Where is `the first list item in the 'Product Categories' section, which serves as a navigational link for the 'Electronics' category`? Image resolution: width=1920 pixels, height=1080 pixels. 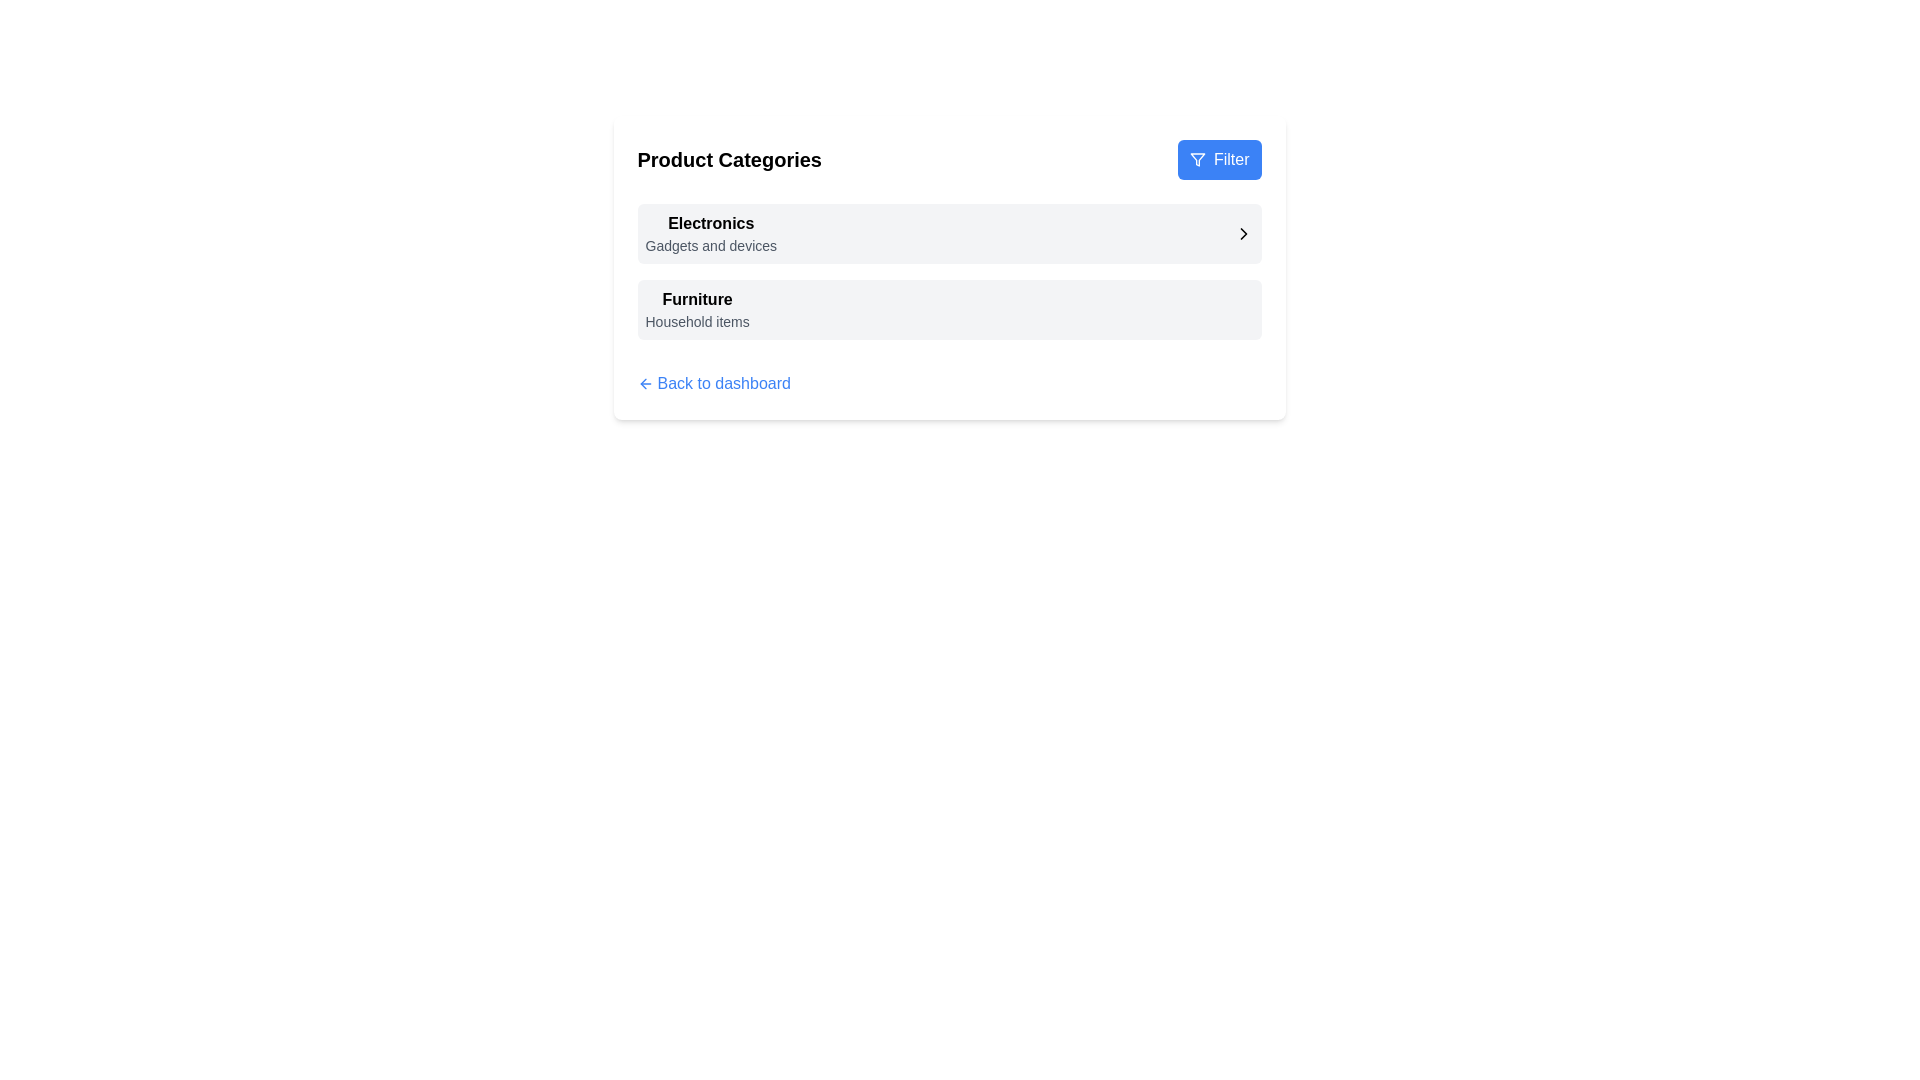
the first list item in the 'Product Categories' section, which serves as a navigational link for the 'Electronics' category is located at coordinates (948, 233).